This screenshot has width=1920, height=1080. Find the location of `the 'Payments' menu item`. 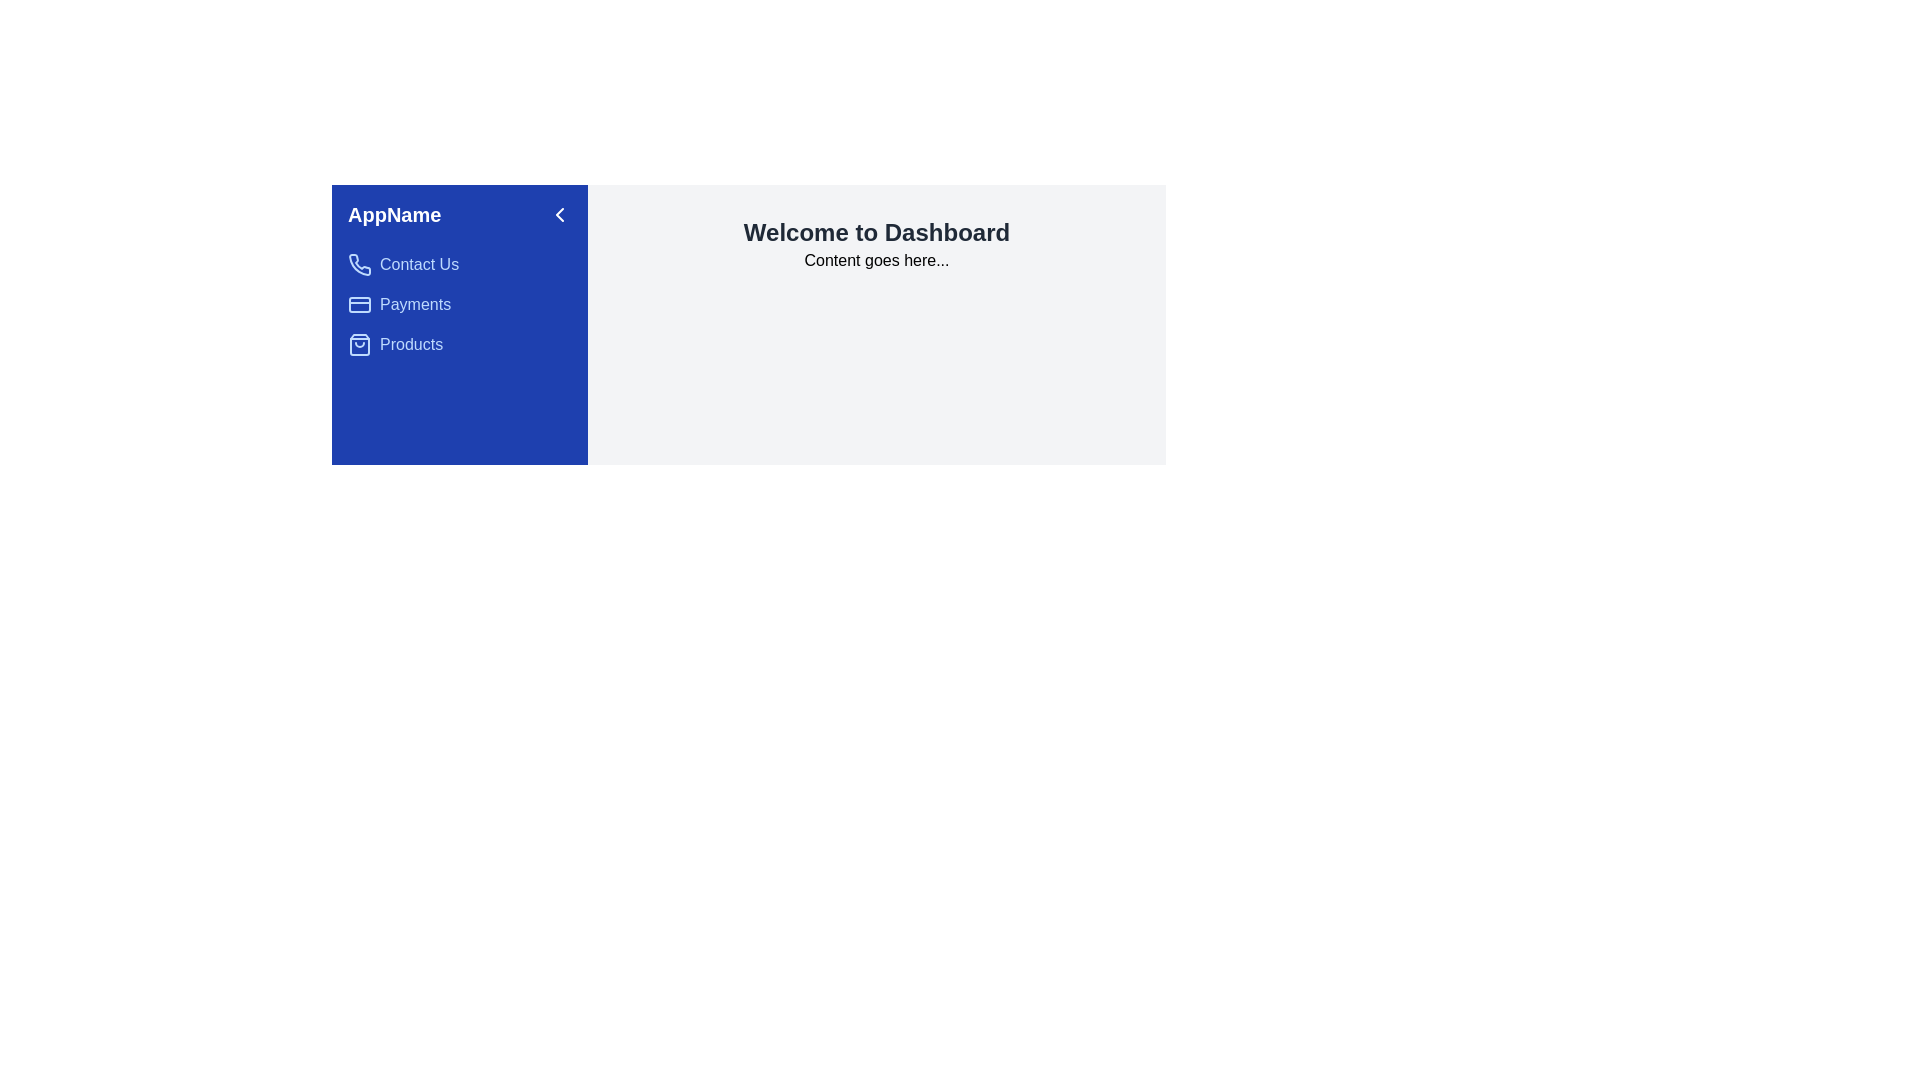

the 'Payments' menu item is located at coordinates (459, 304).